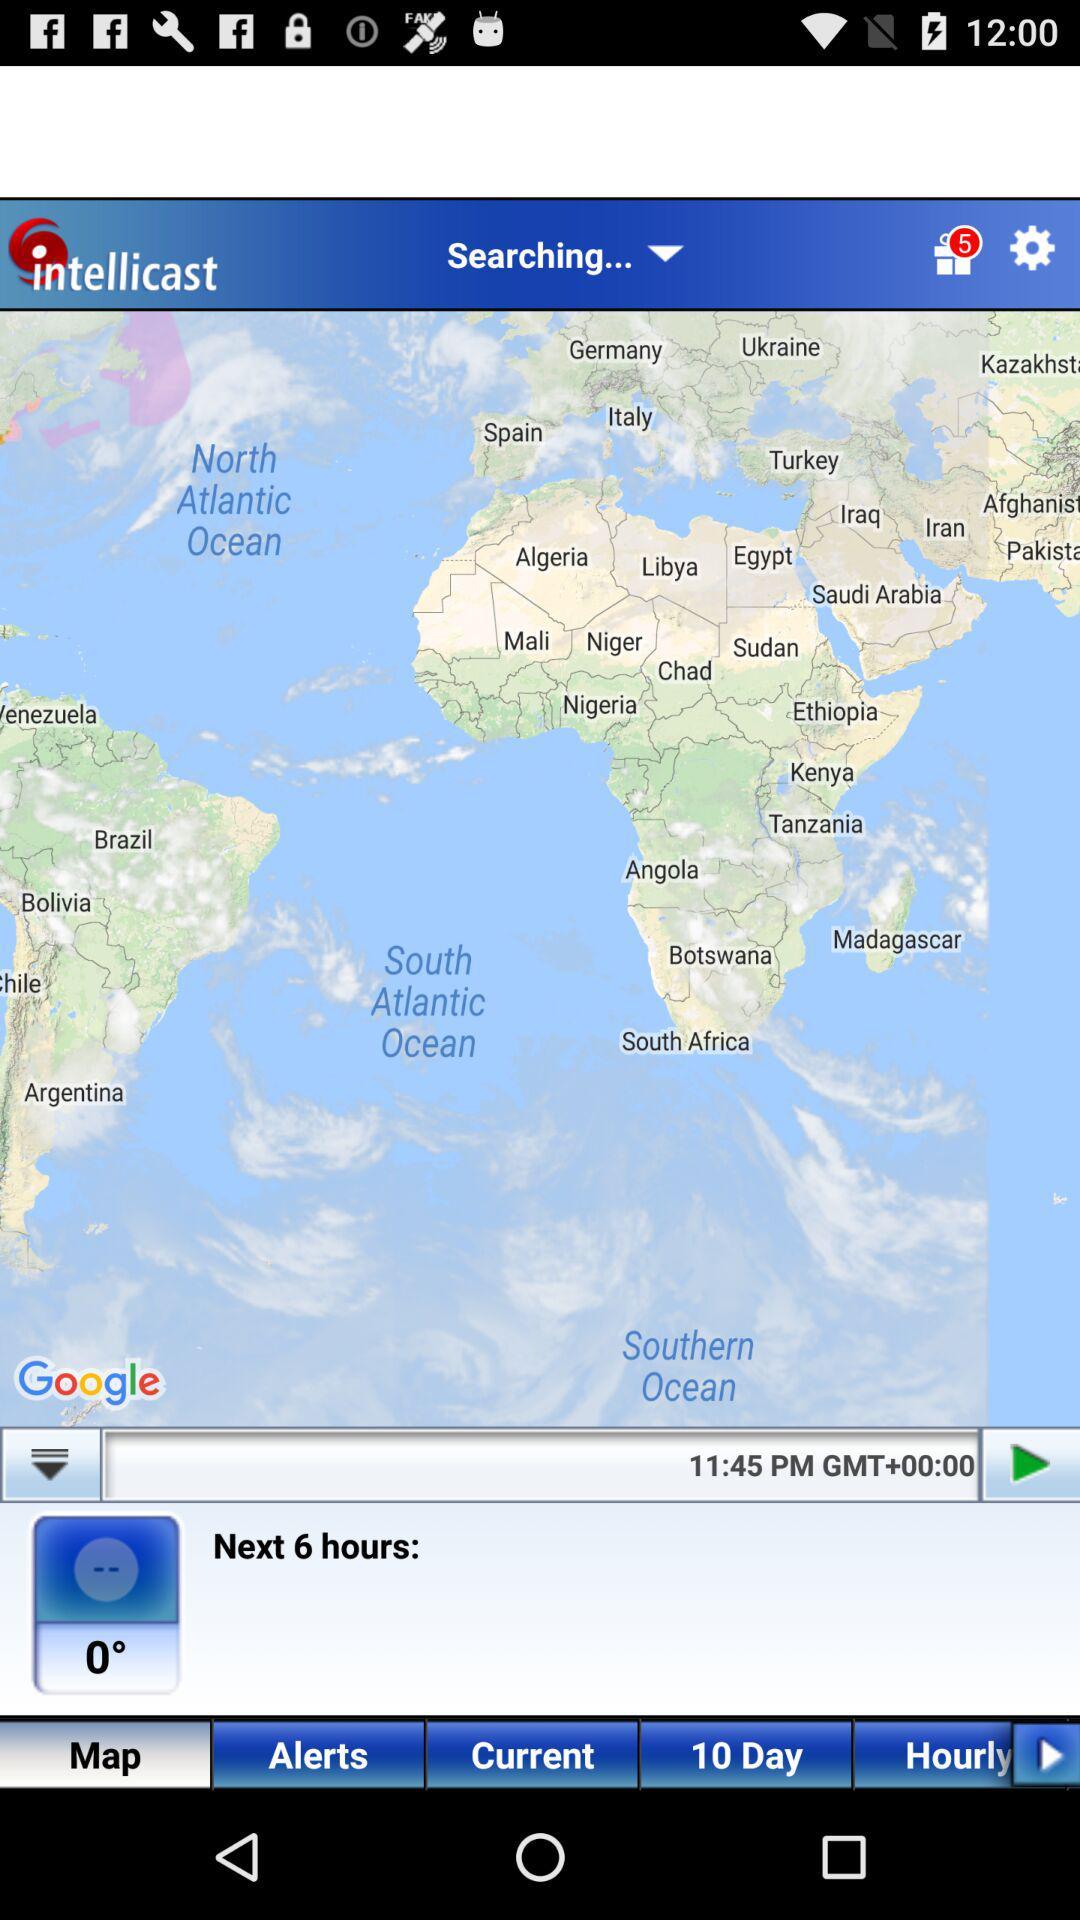 The height and width of the screenshot is (1920, 1080). I want to click on the settings icon, so click(1032, 264).